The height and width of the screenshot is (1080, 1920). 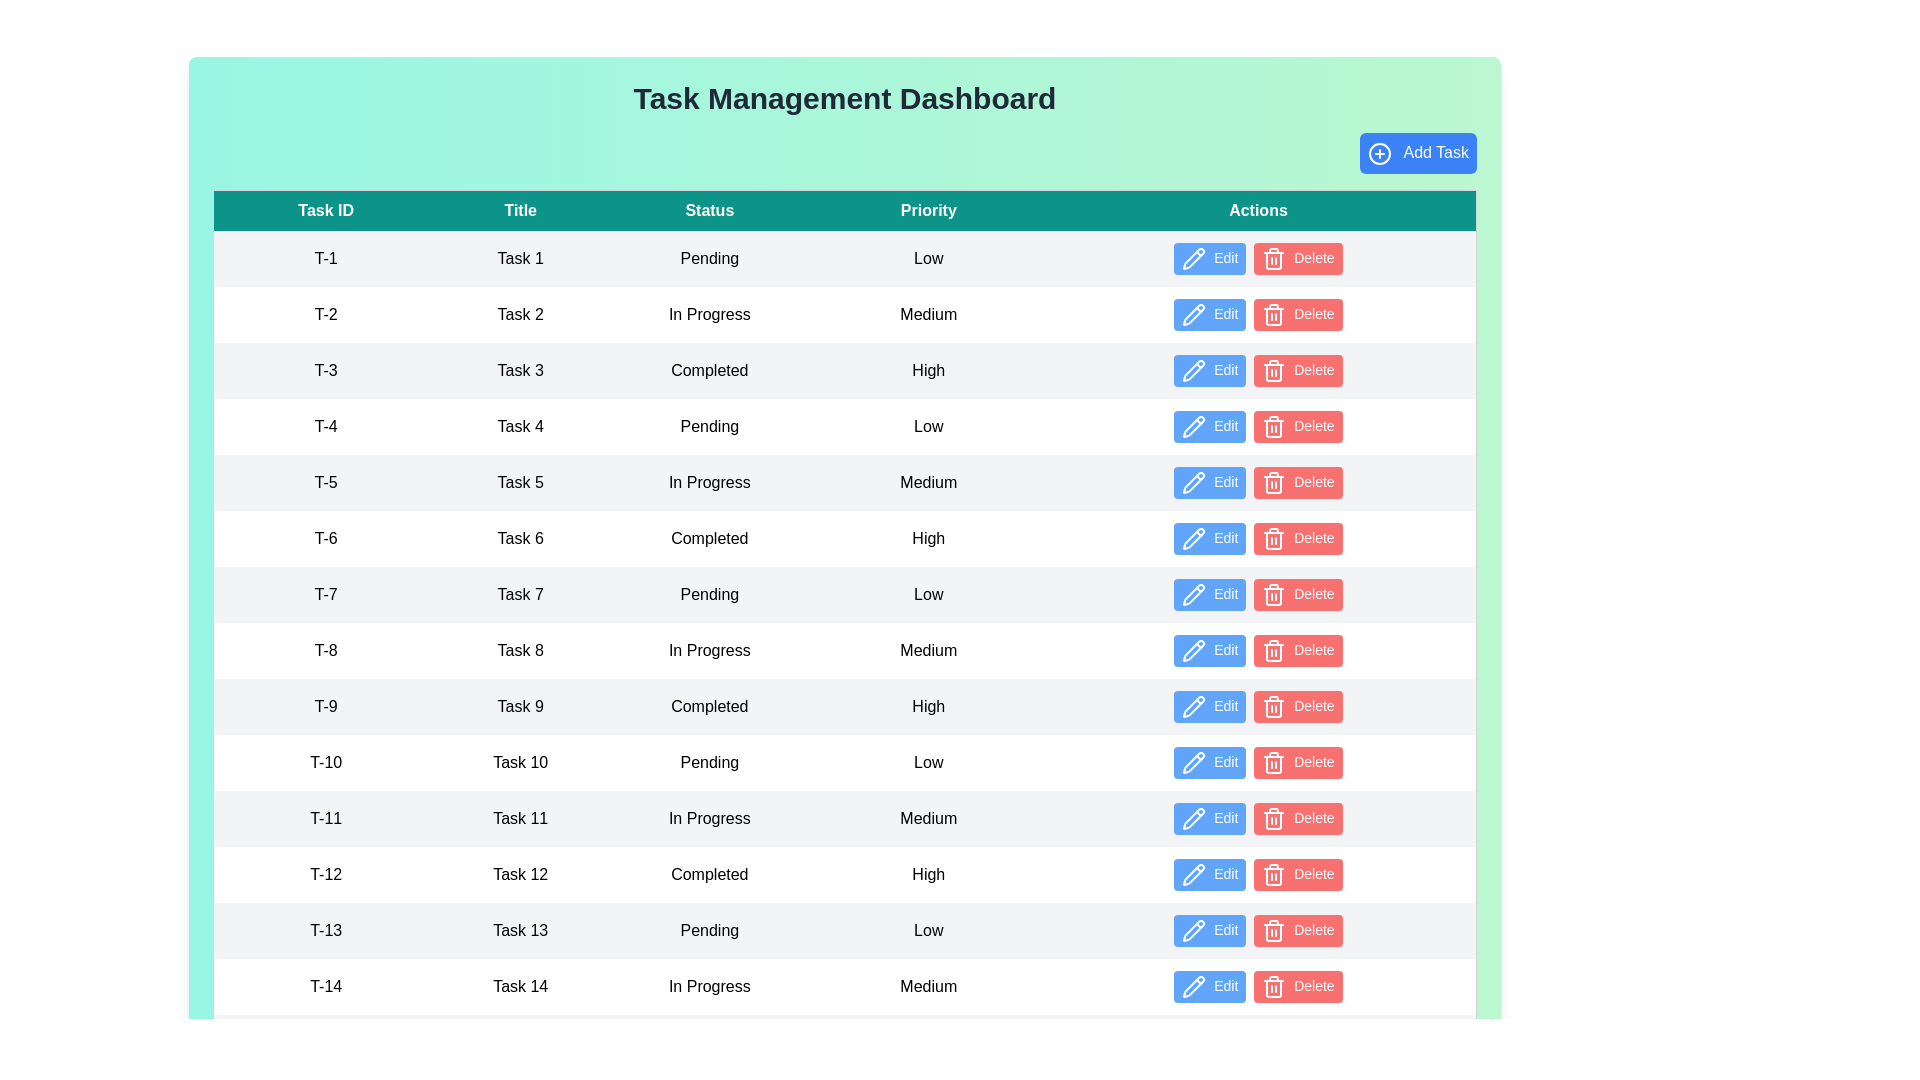 What do you see at coordinates (325, 257) in the screenshot?
I see `the row of a task to expand it and view its additional details` at bounding box center [325, 257].